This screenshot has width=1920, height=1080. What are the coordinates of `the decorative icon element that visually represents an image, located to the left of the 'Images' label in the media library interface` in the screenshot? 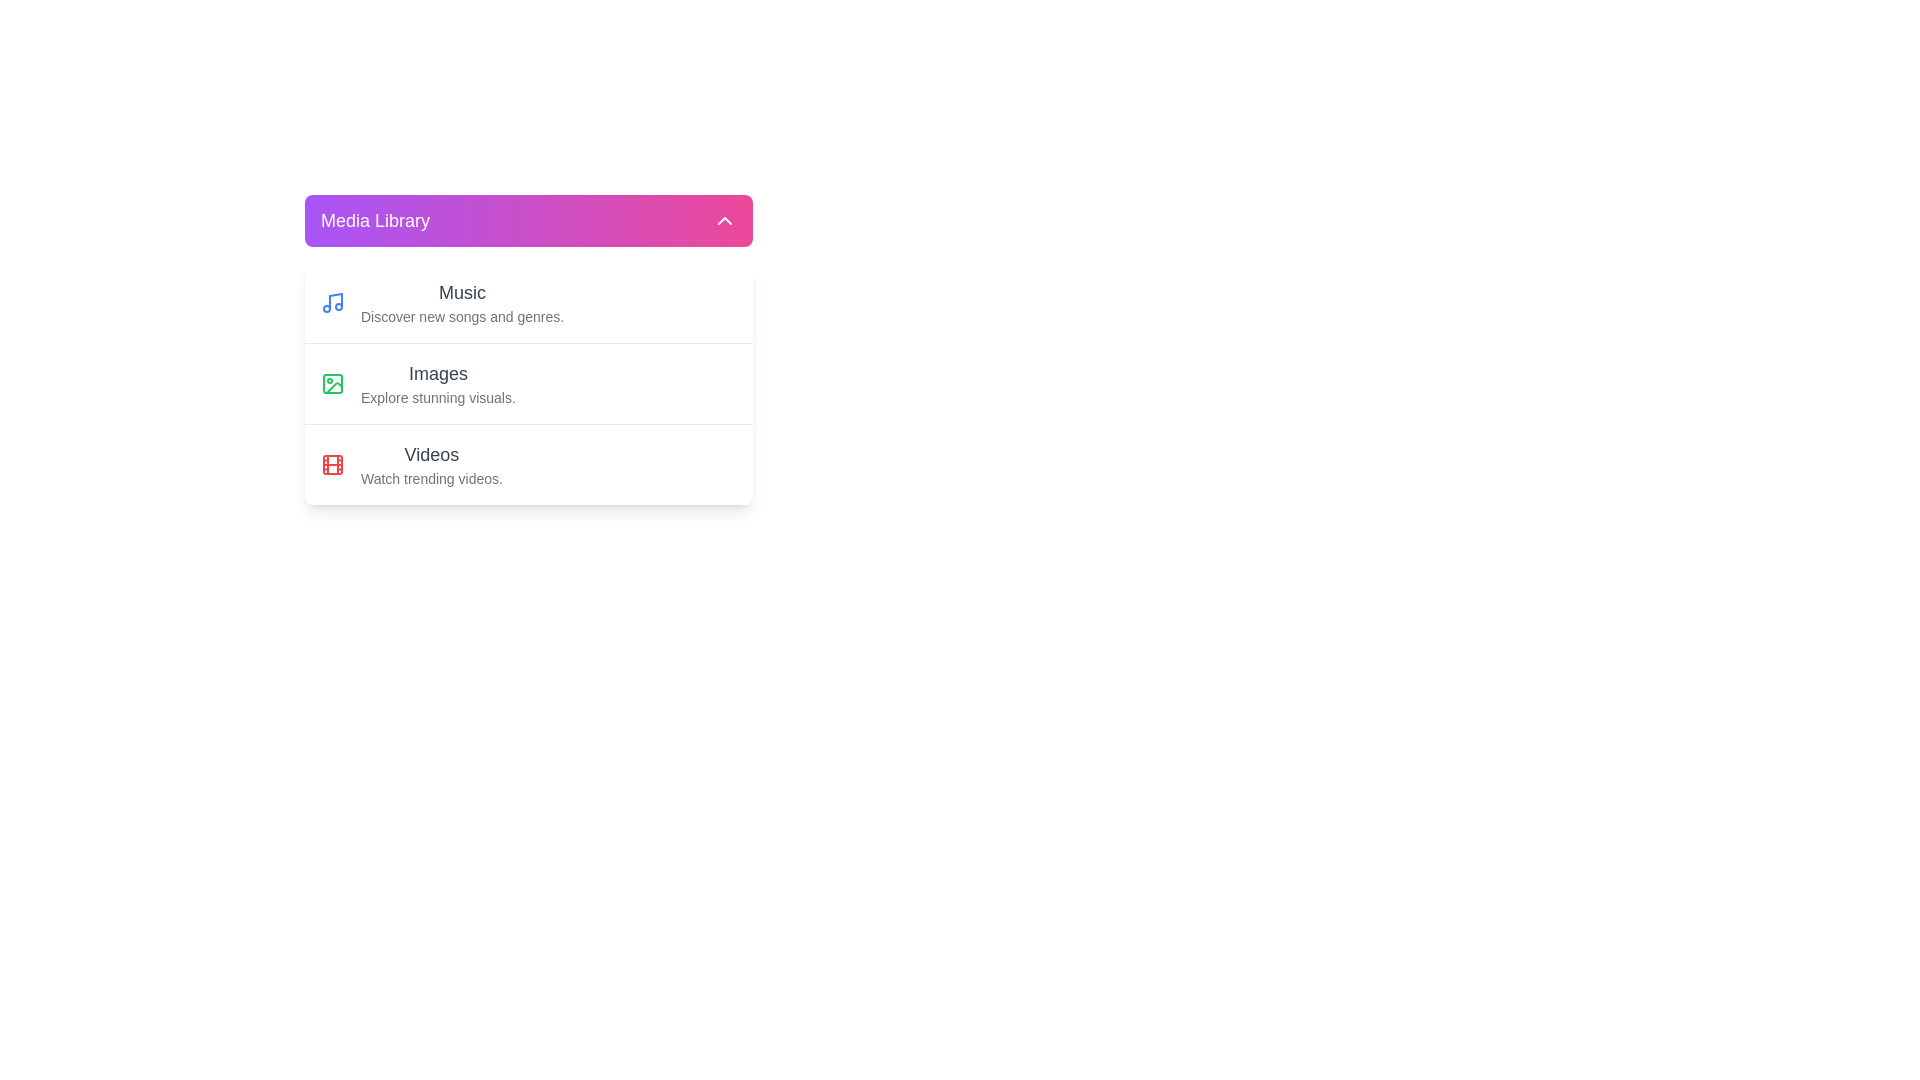 It's located at (332, 384).